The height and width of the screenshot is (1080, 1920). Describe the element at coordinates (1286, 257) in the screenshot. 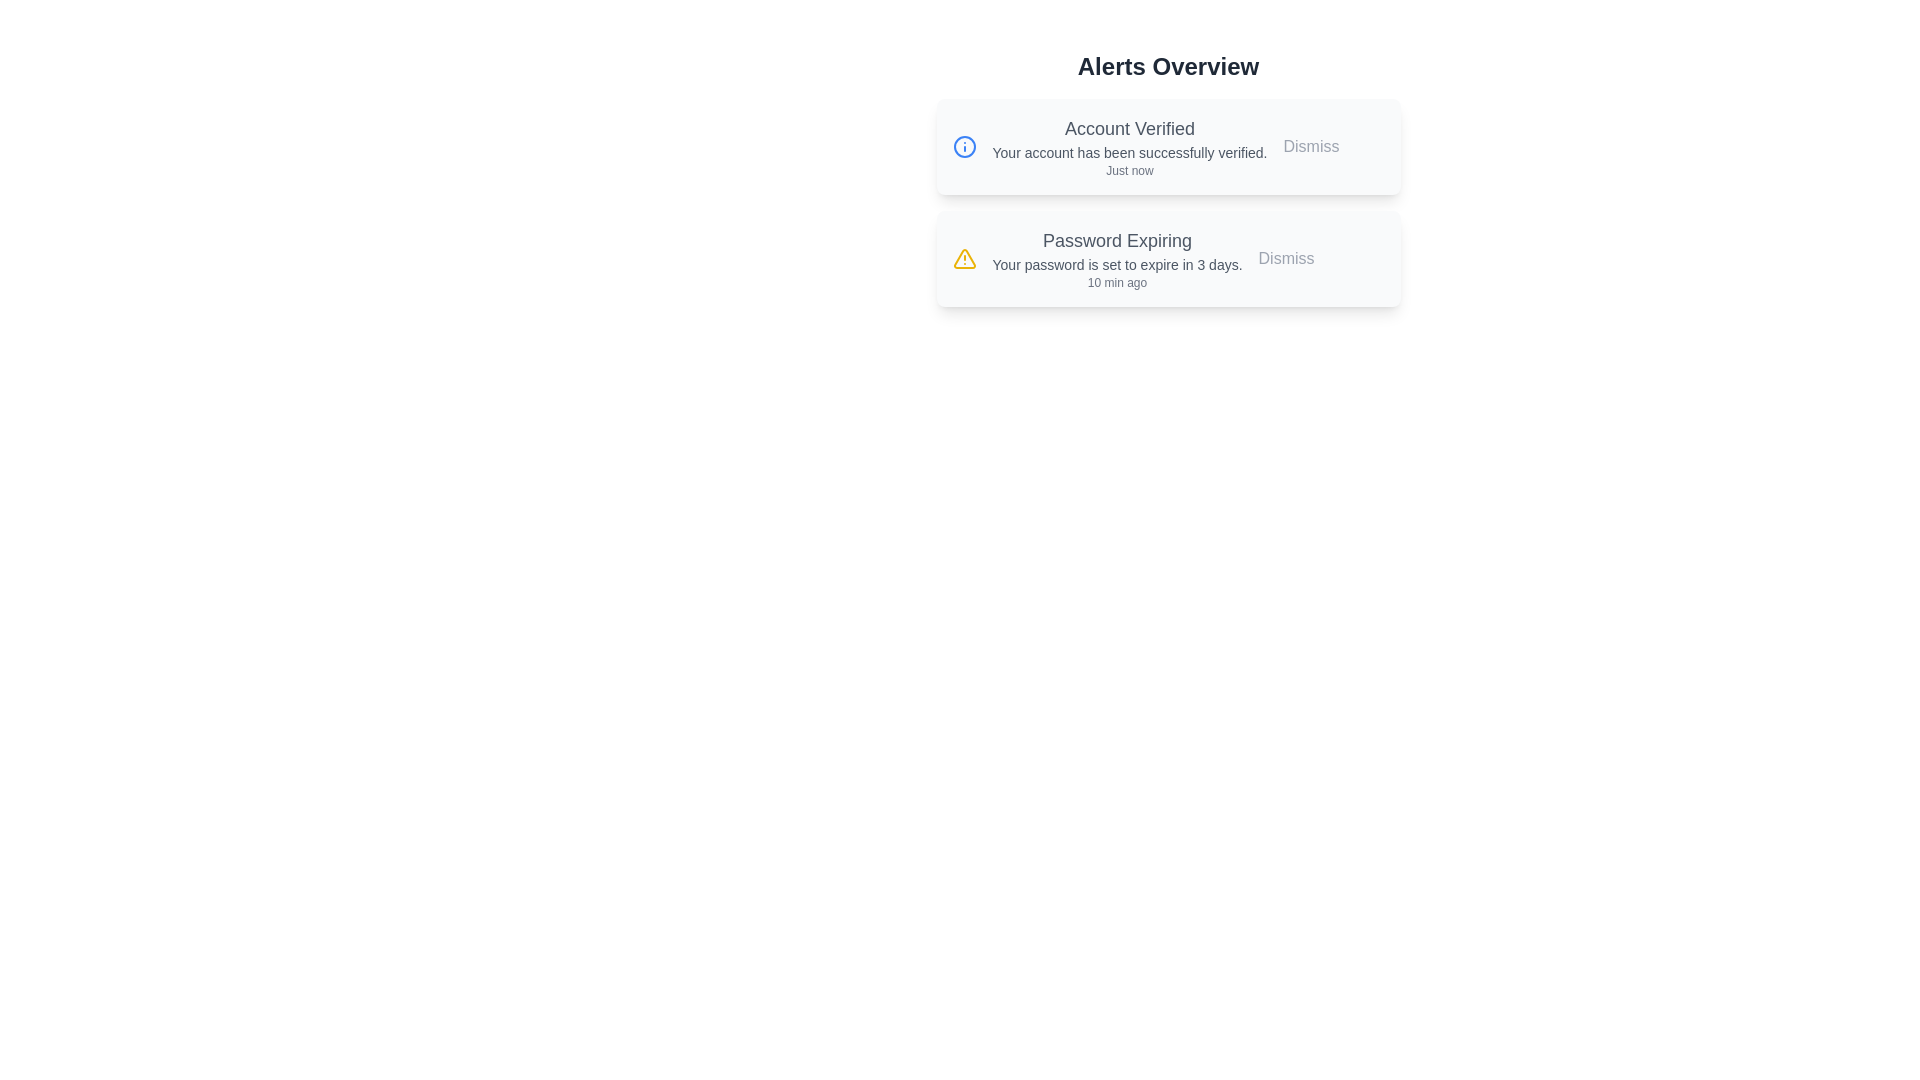

I see `the dismiss button for the alert titled 'Password Expiring'` at that location.